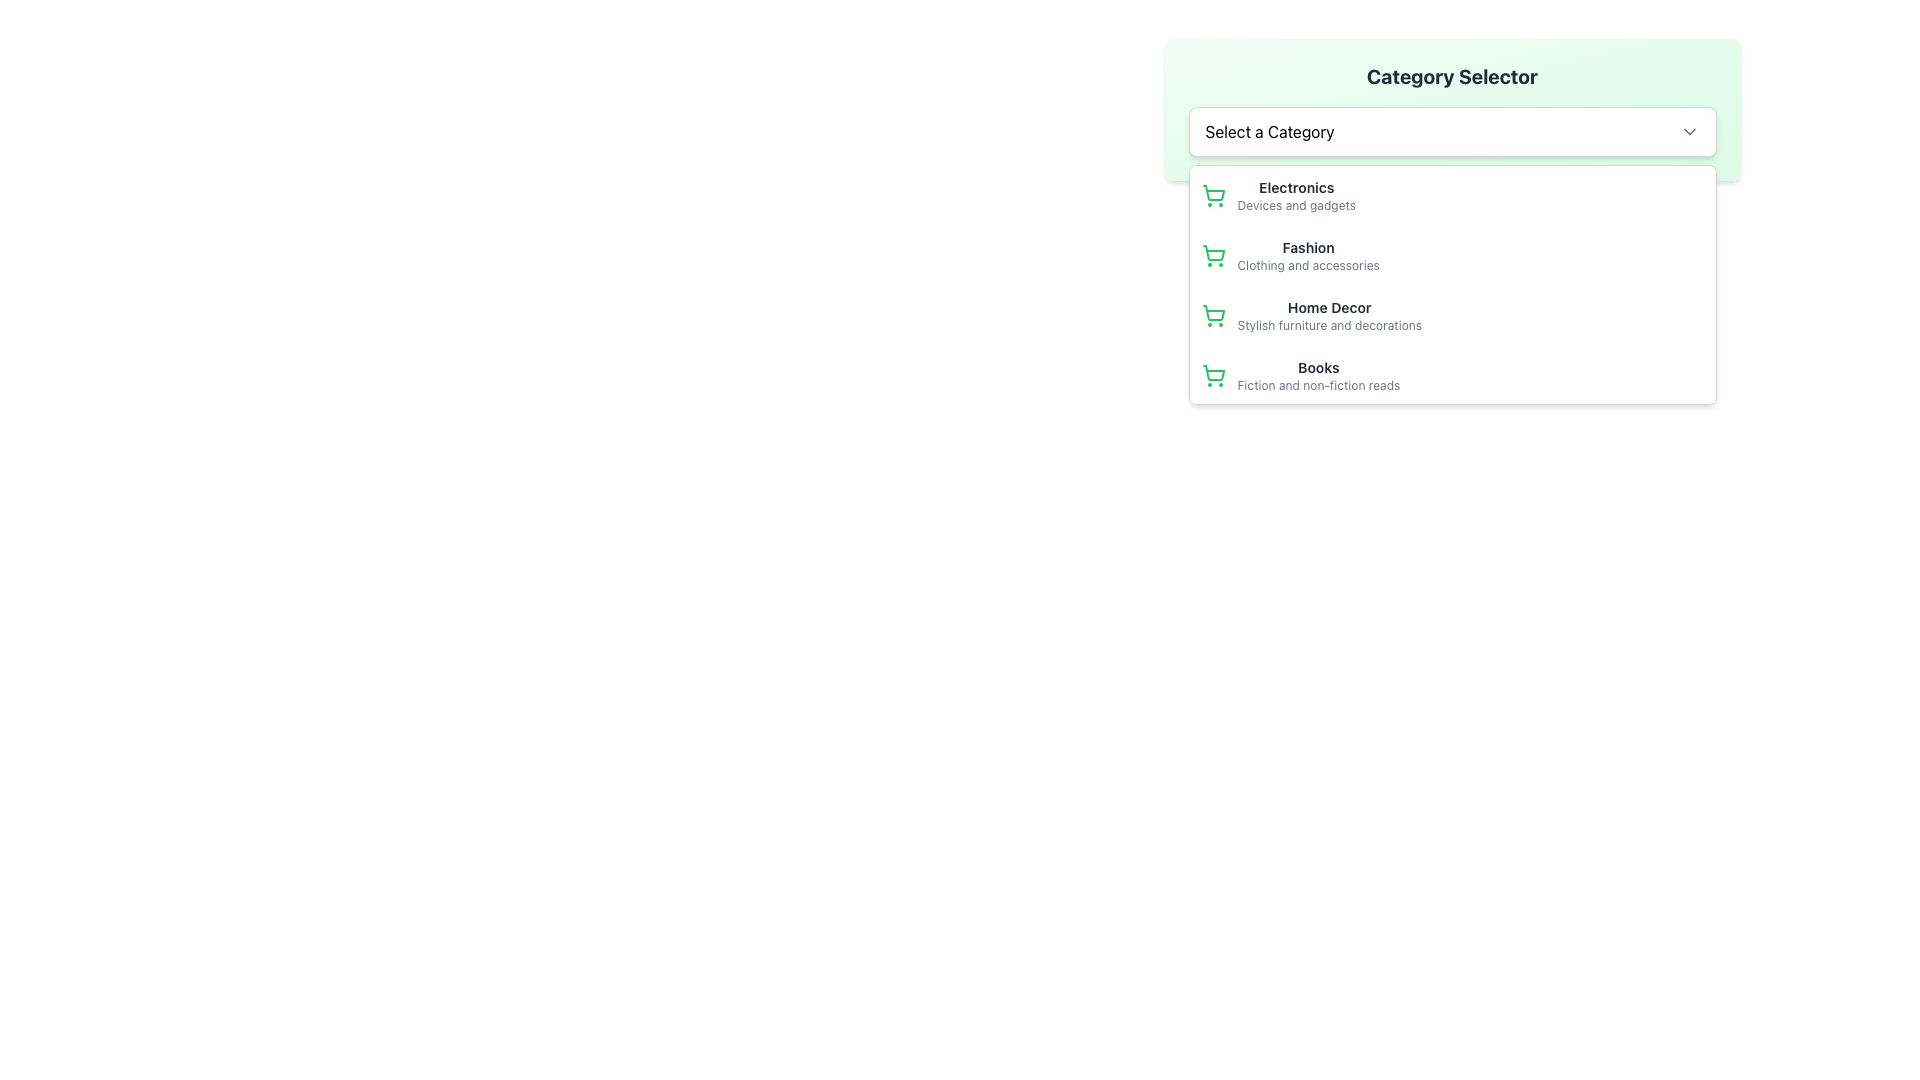  Describe the element at coordinates (1212, 254) in the screenshot. I see `the shopping cart icon styled with thin green lines located to the left of the 'Fashion' label in the 'Category Selector' dropdown menu` at that location.